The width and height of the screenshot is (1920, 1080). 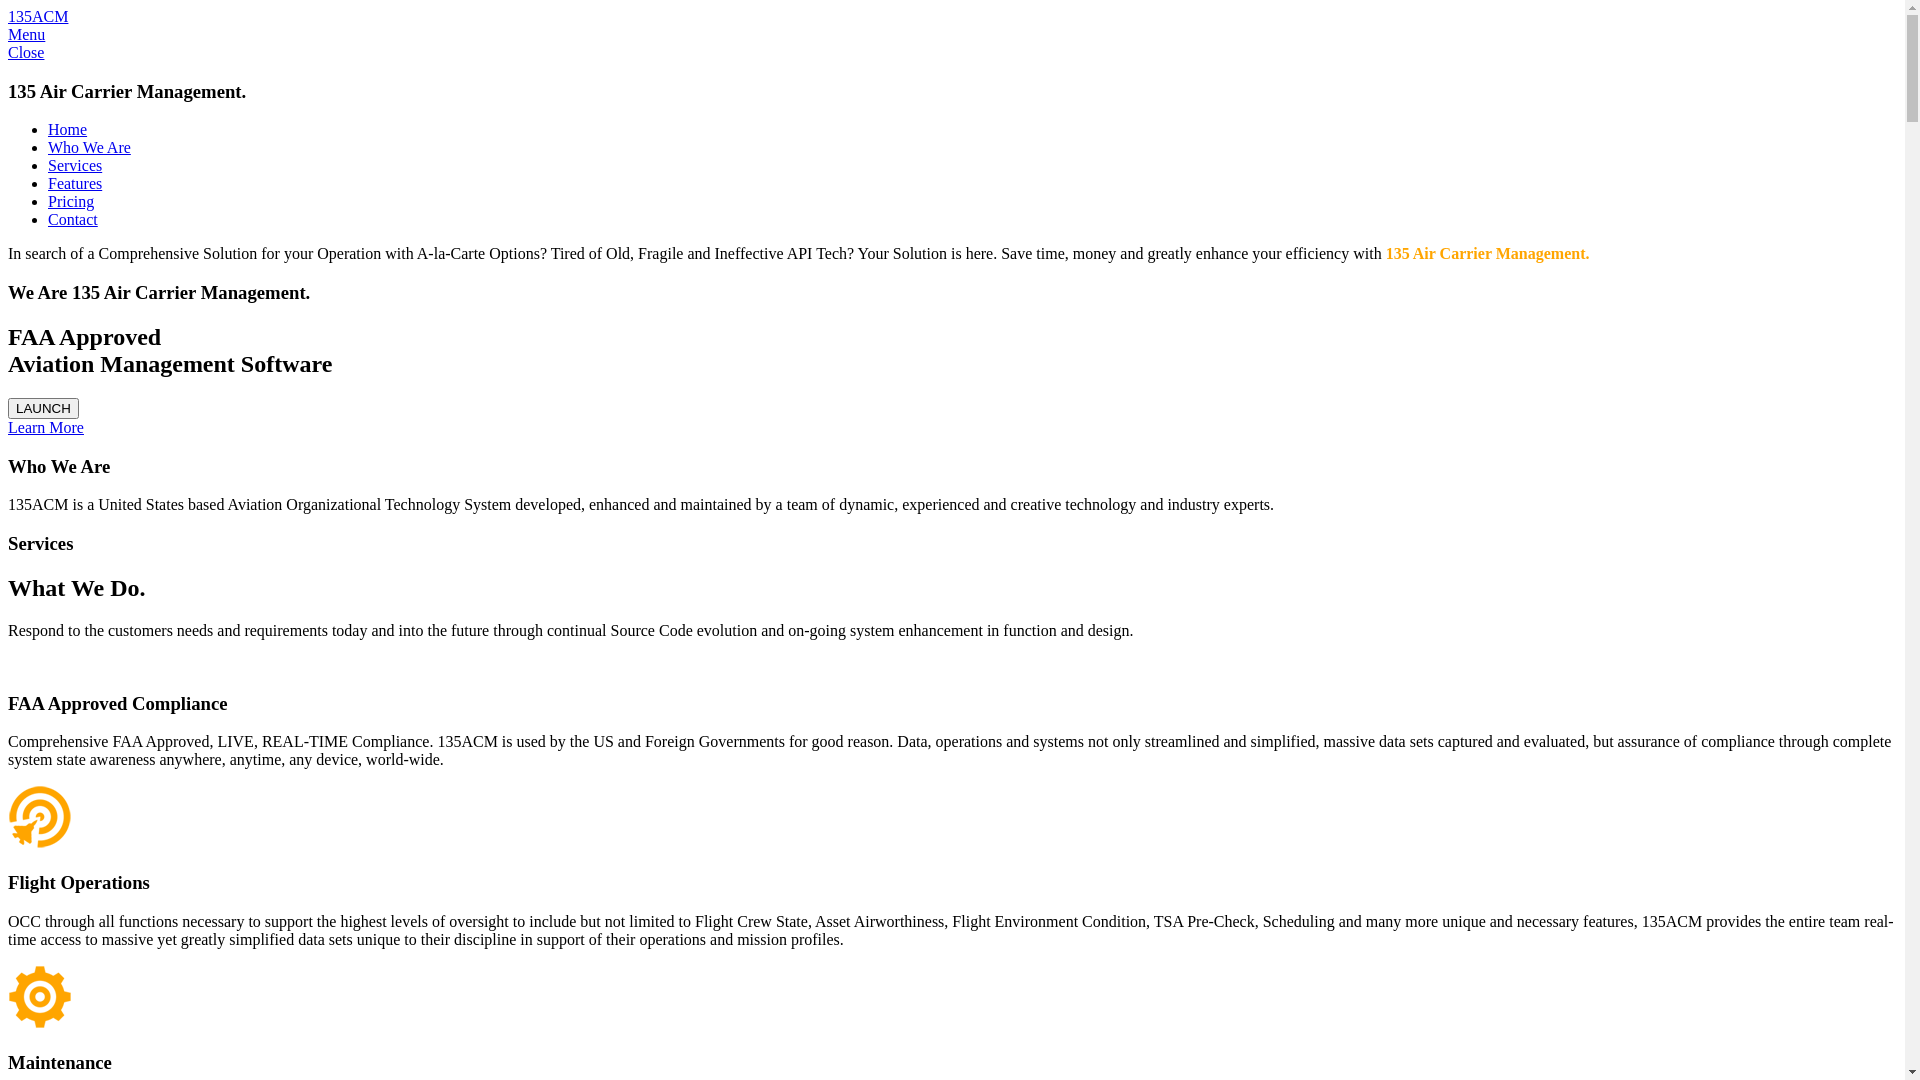 What do you see at coordinates (75, 183) in the screenshot?
I see `'Features'` at bounding box center [75, 183].